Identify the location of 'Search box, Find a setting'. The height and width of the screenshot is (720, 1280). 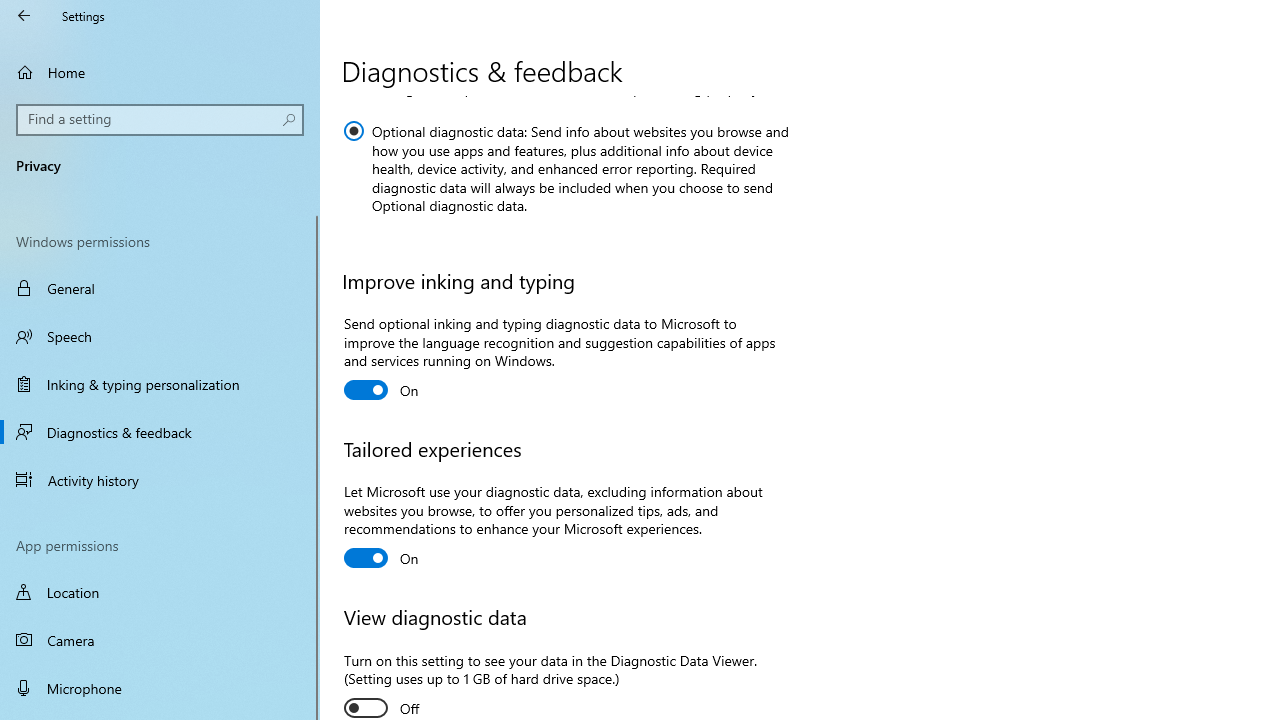
(160, 119).